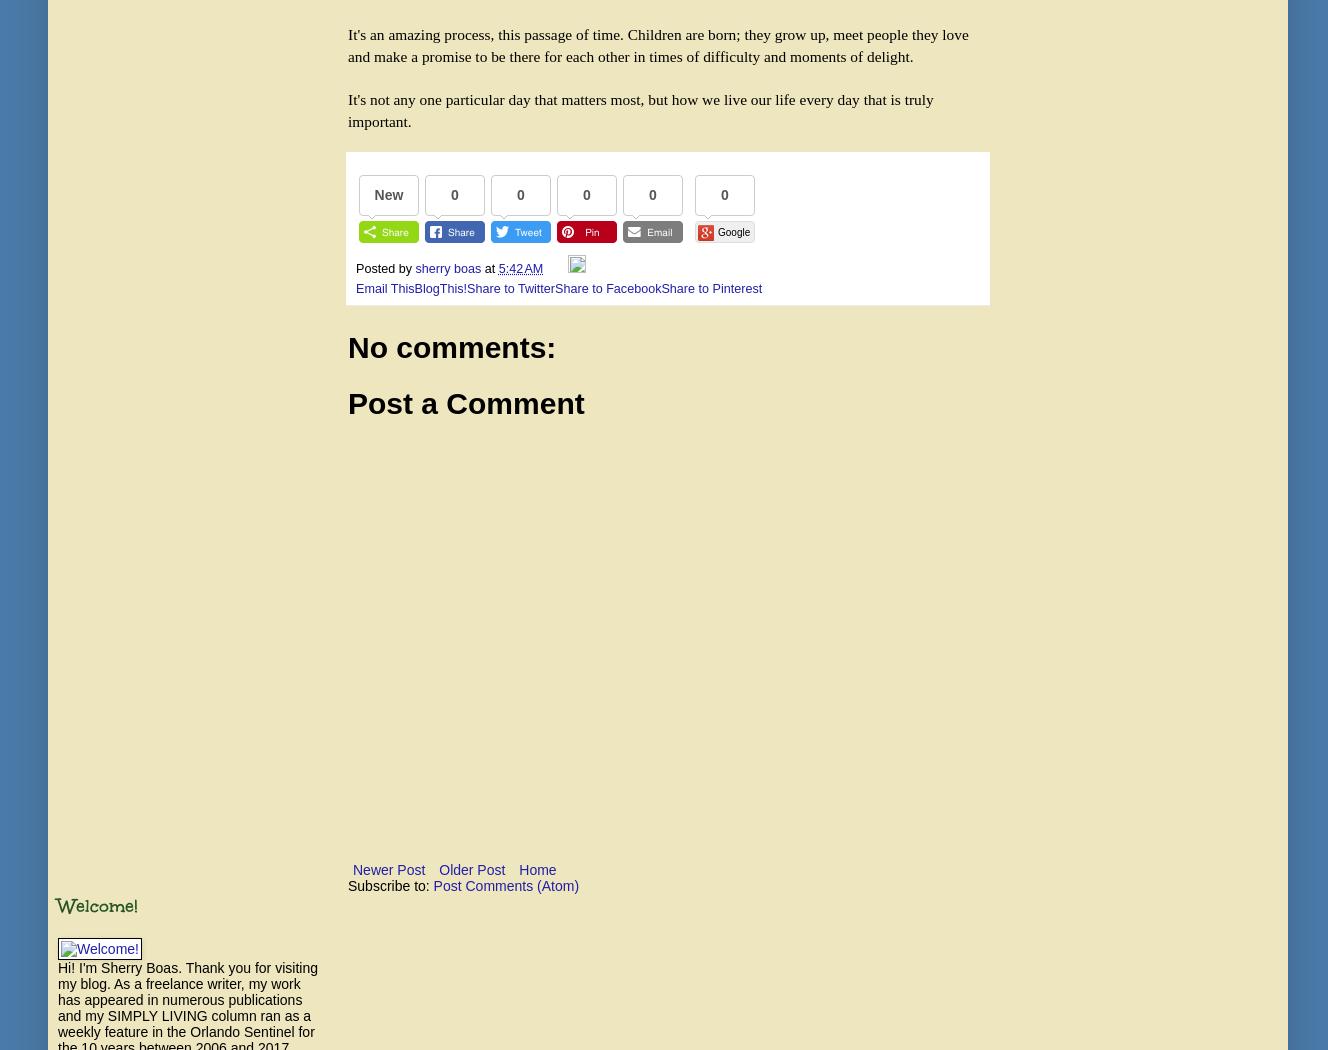  Describe the element at coordinates (384, 268) in the screenshot. I see `'Posted by'` at that location.